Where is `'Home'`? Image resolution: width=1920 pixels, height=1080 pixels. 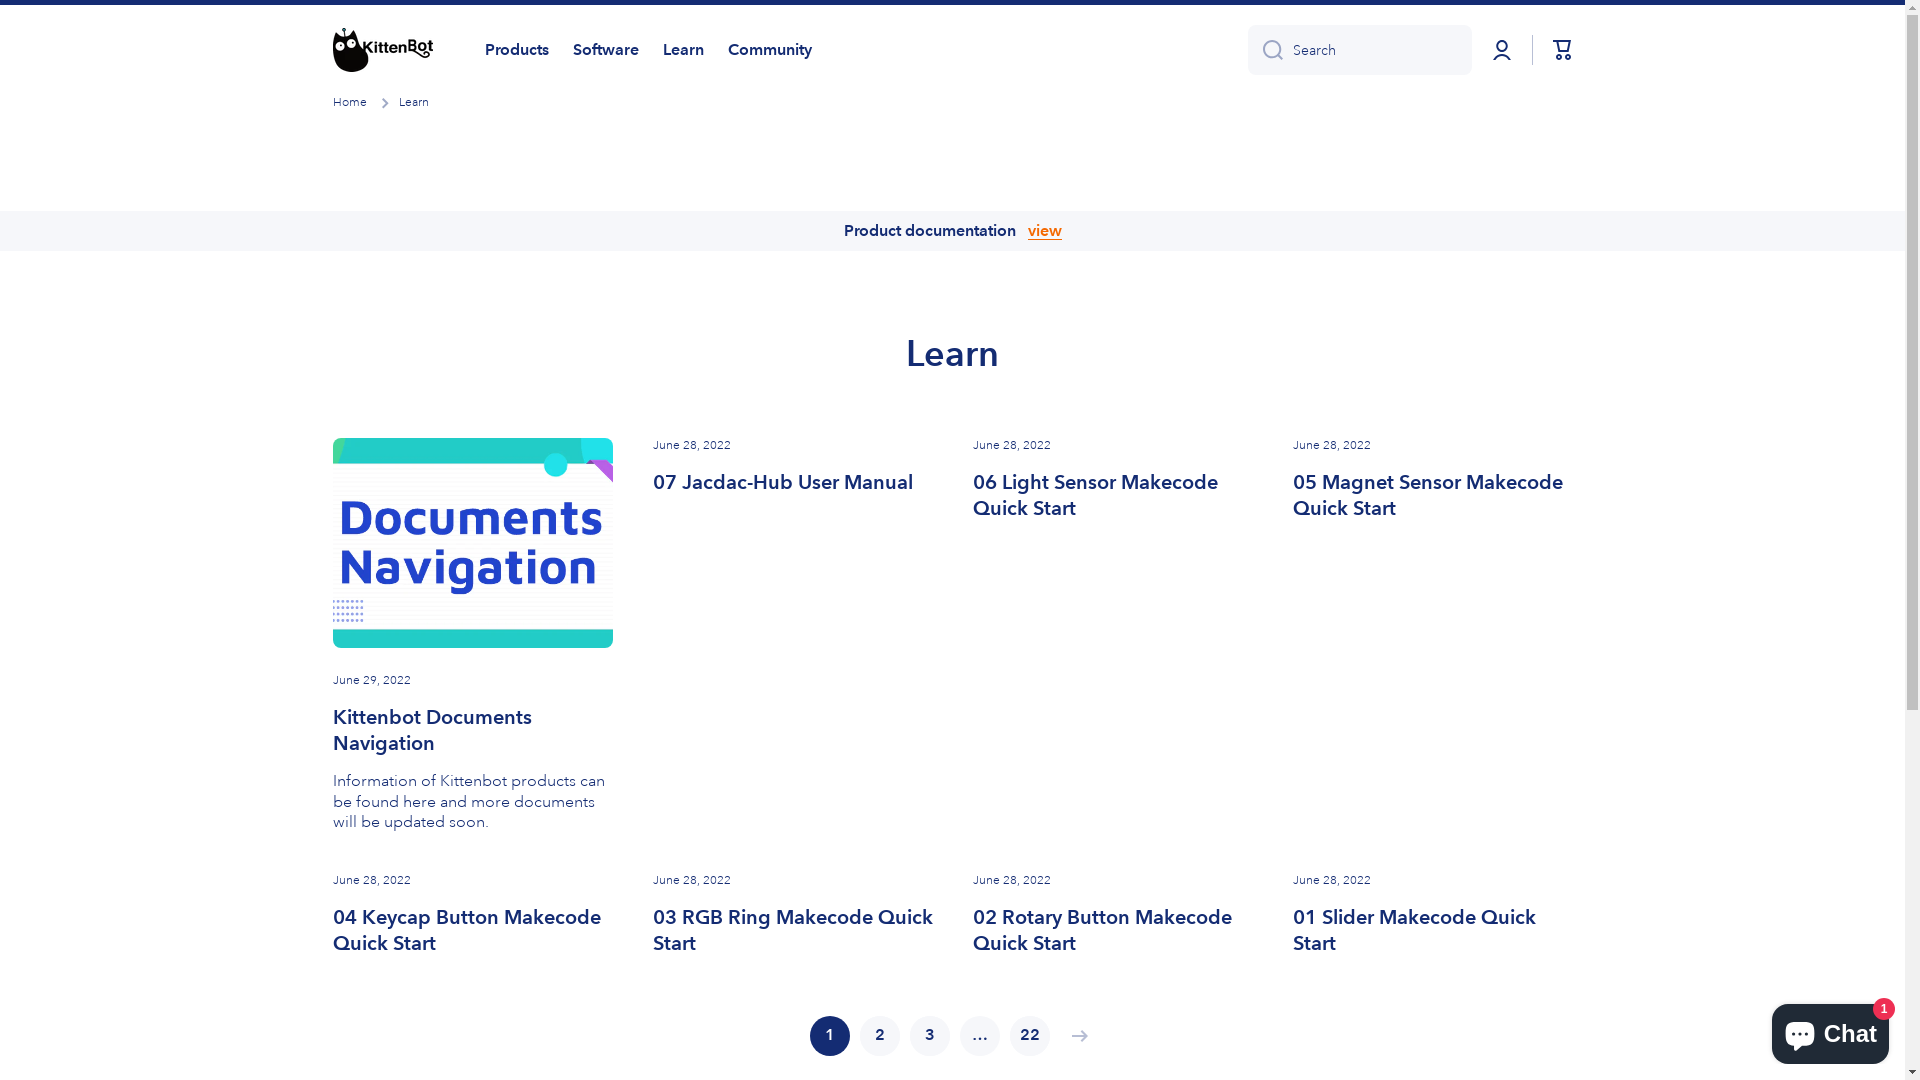 'Home' is located at coordinates (349, 103).